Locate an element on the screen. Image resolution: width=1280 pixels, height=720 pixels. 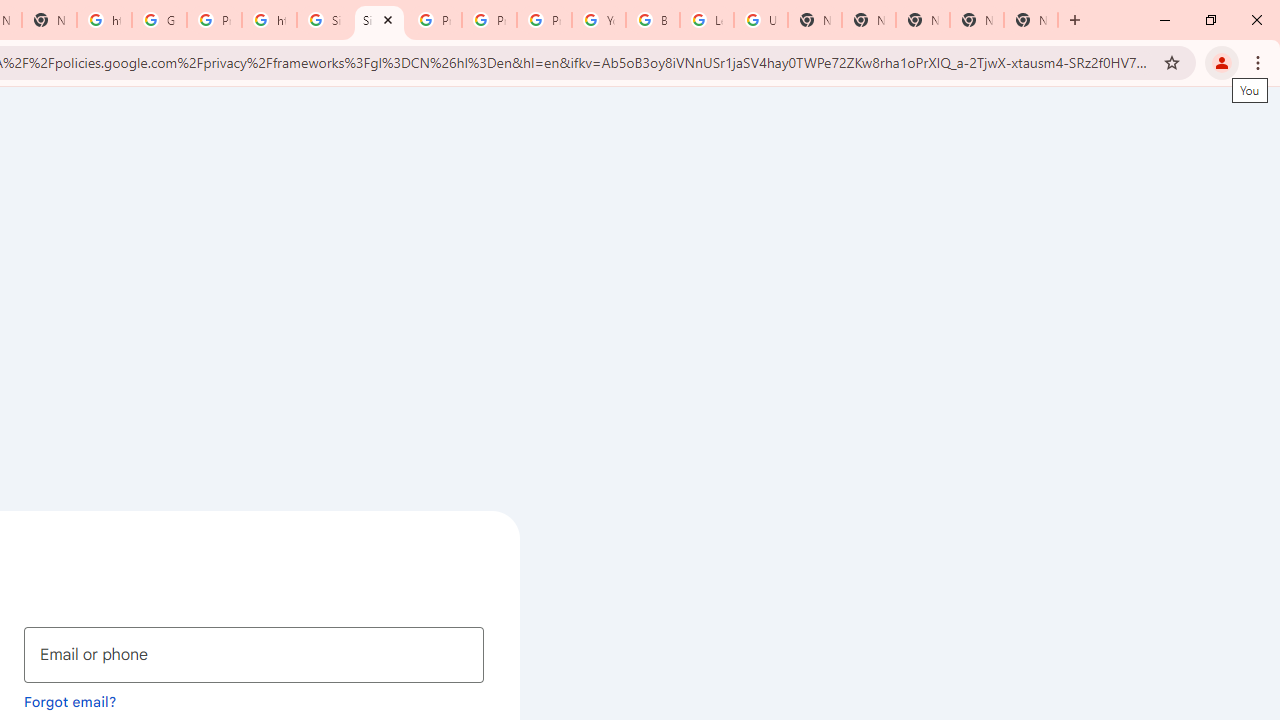
'Sign in - Google Accounts' is located at coordinates (379, 20).